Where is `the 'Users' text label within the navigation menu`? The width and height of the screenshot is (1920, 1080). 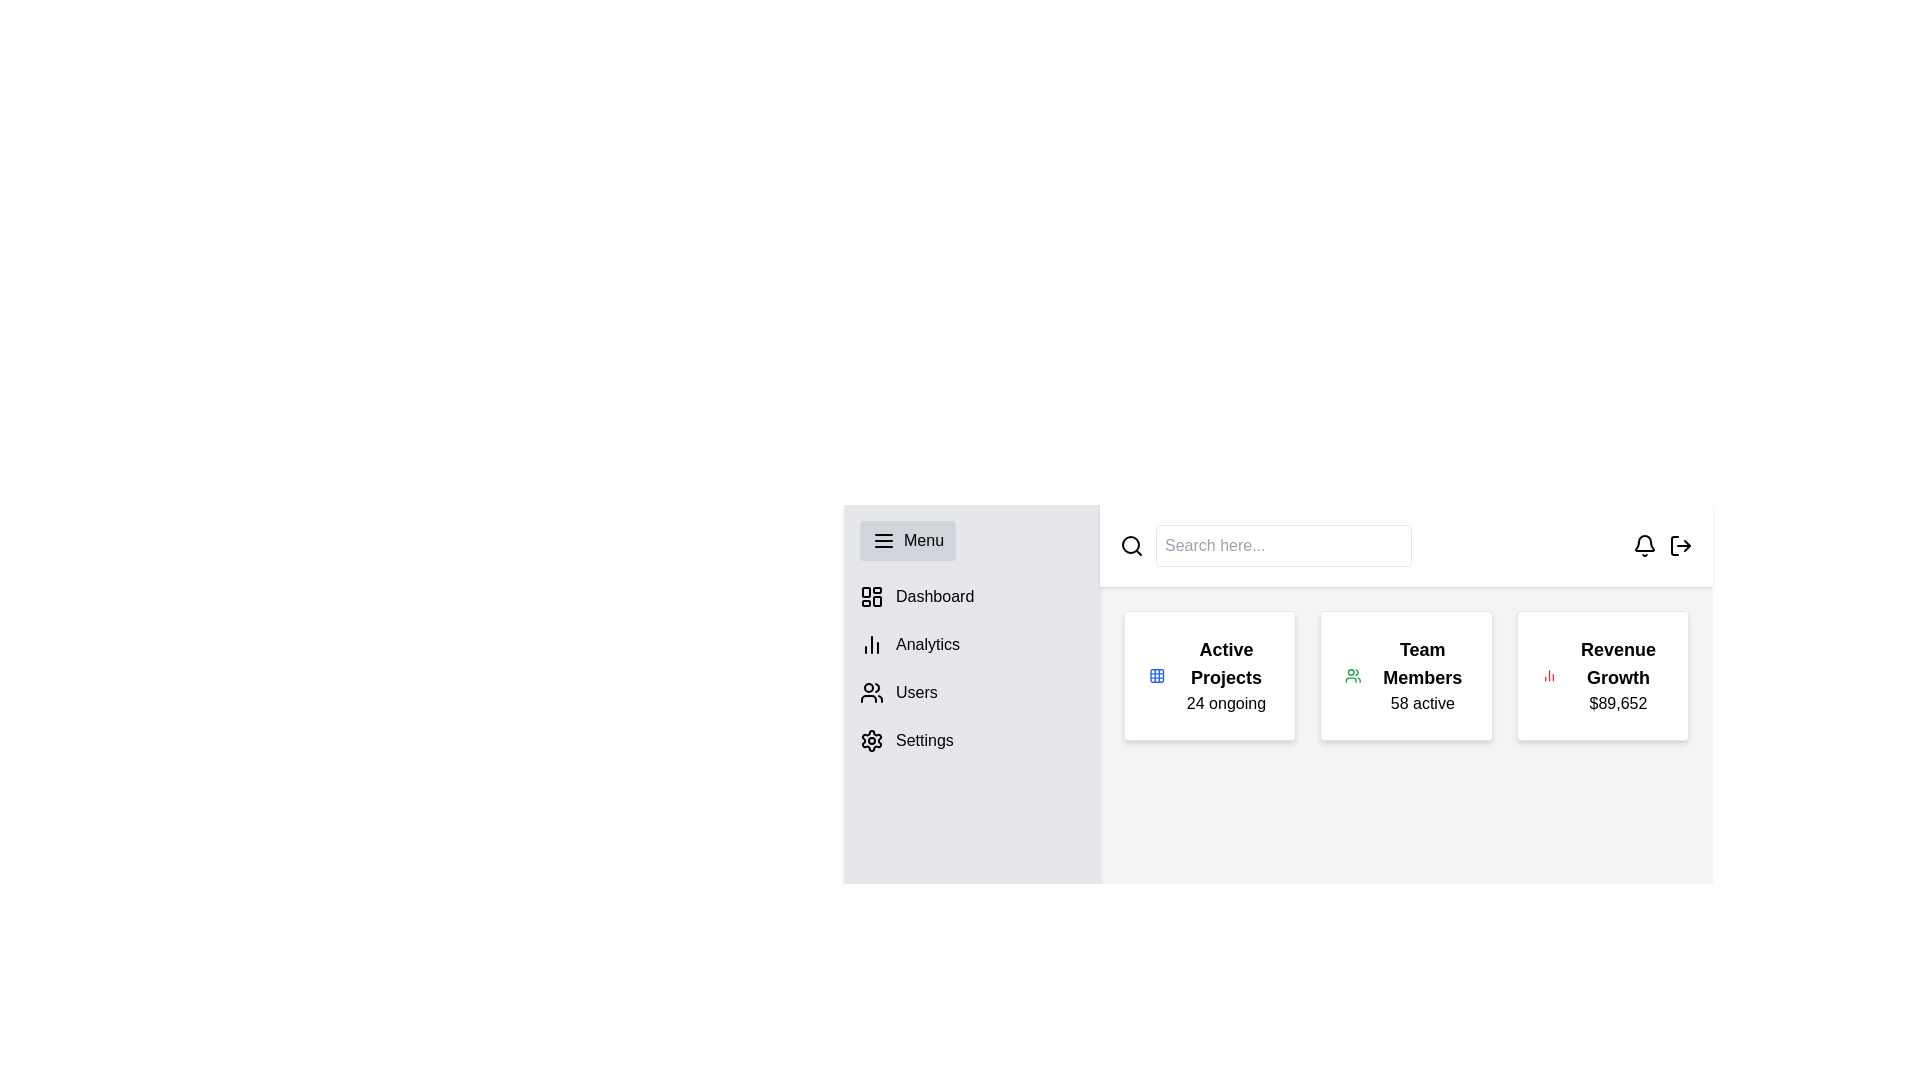
the 'Users' text label within the navigation menu is located at coordinates (915, 692).